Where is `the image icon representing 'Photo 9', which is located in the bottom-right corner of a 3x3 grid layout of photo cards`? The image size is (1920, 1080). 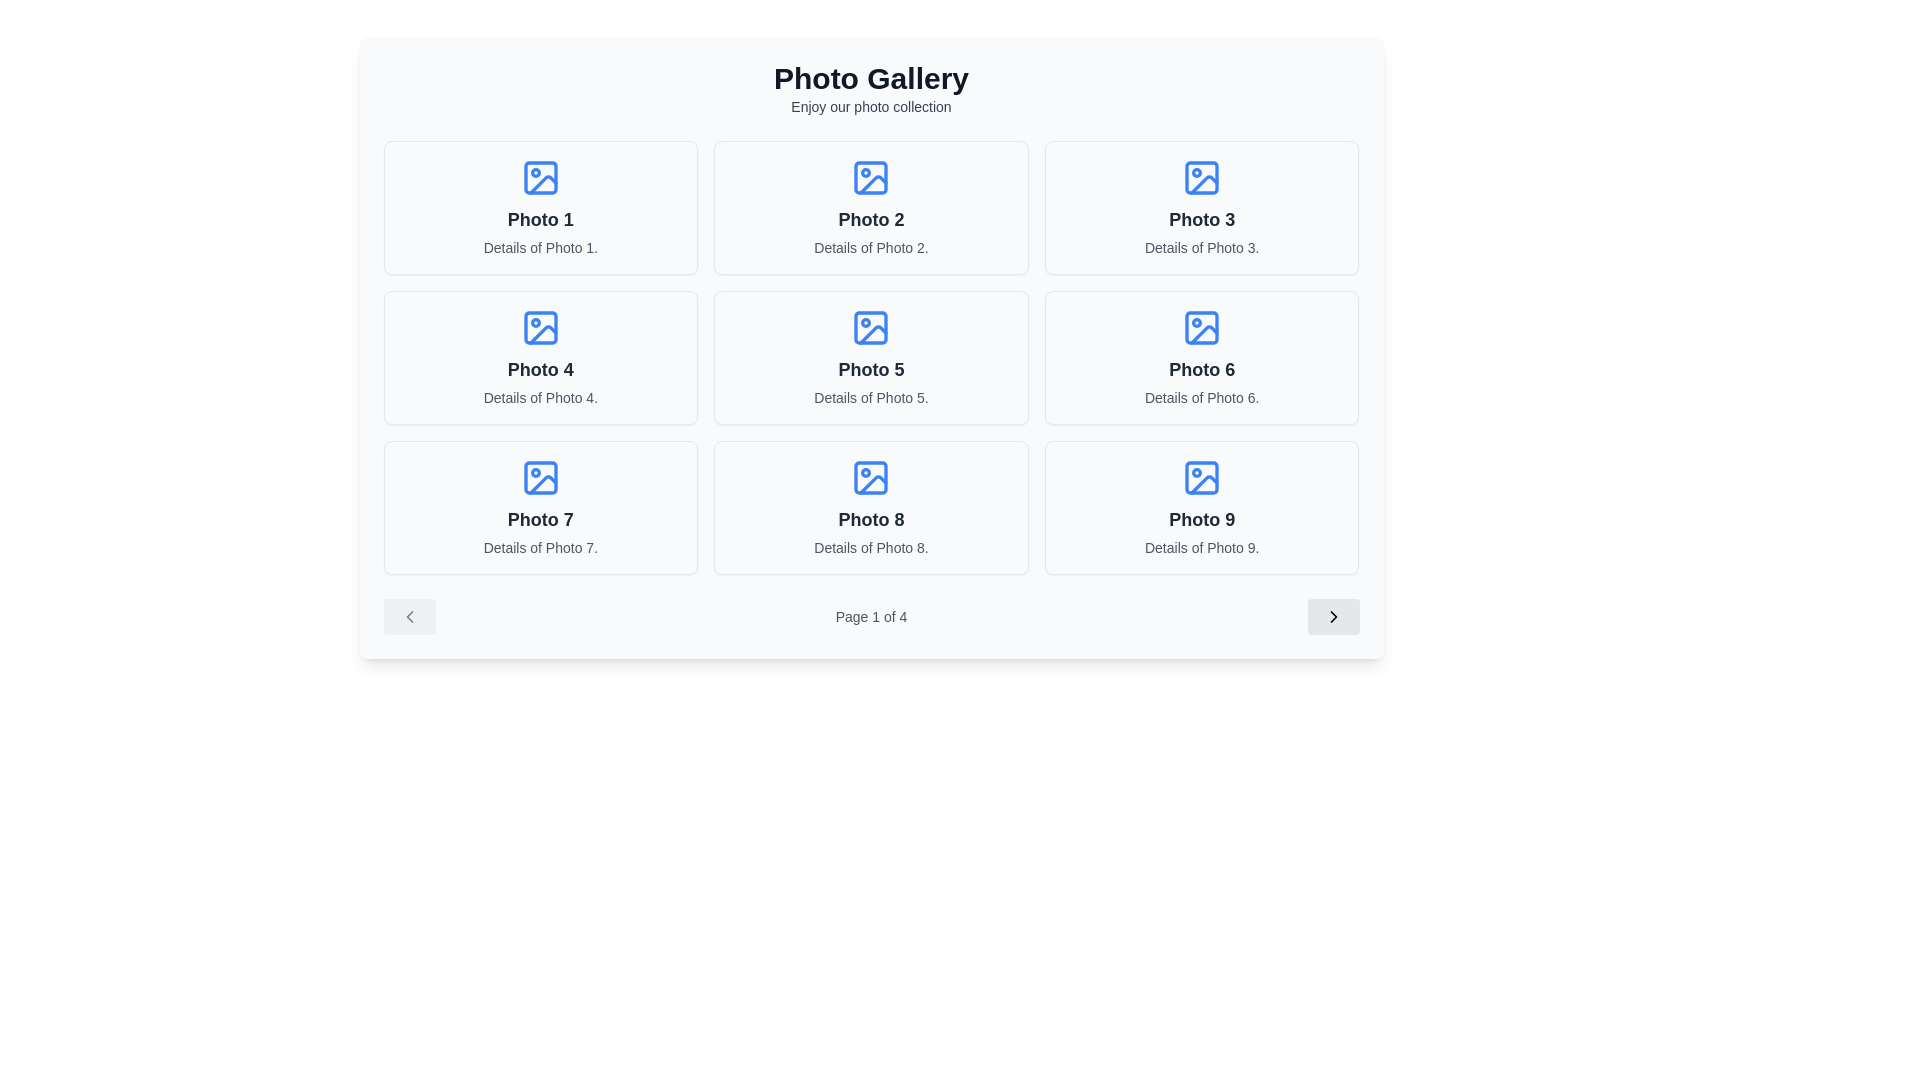
the image icon representing 'Photo 9', which is located in the bottom-right corner of a 3x3 grid layout of photo cards is located at coordinates (1201, 478).